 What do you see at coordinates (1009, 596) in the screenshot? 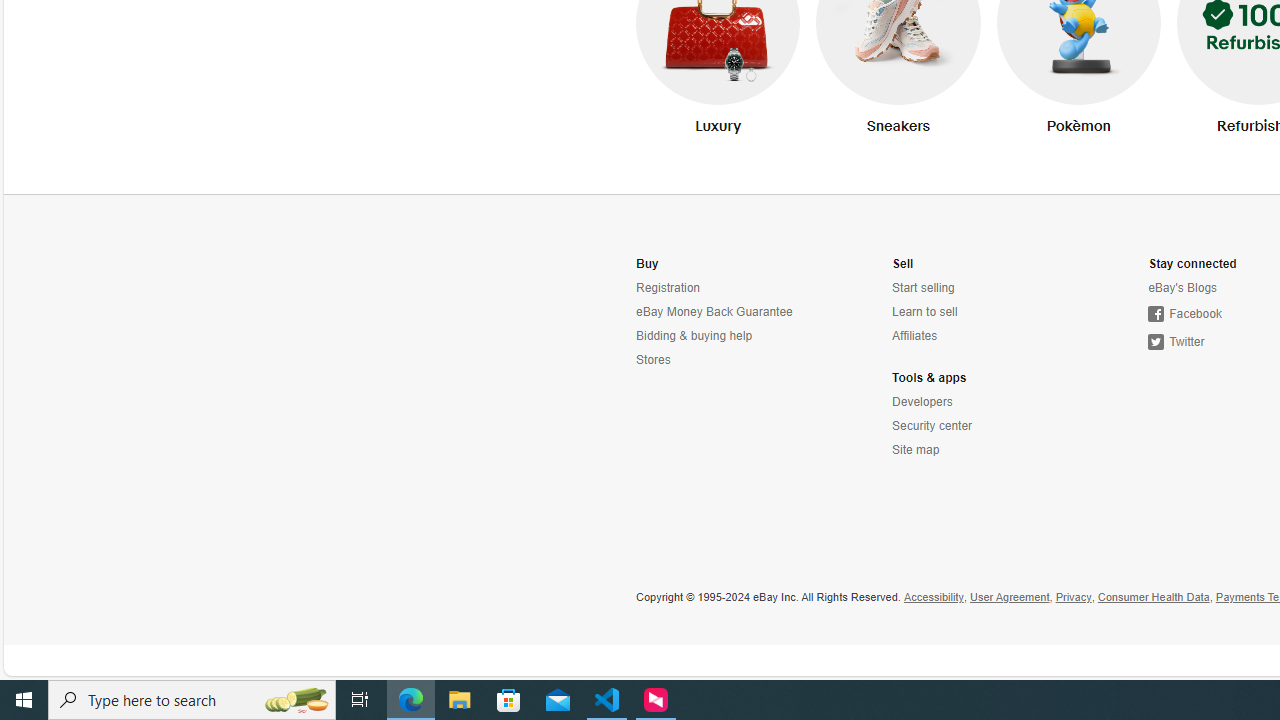
I see `'User Agreement'` at bounding box center [1009, 596].